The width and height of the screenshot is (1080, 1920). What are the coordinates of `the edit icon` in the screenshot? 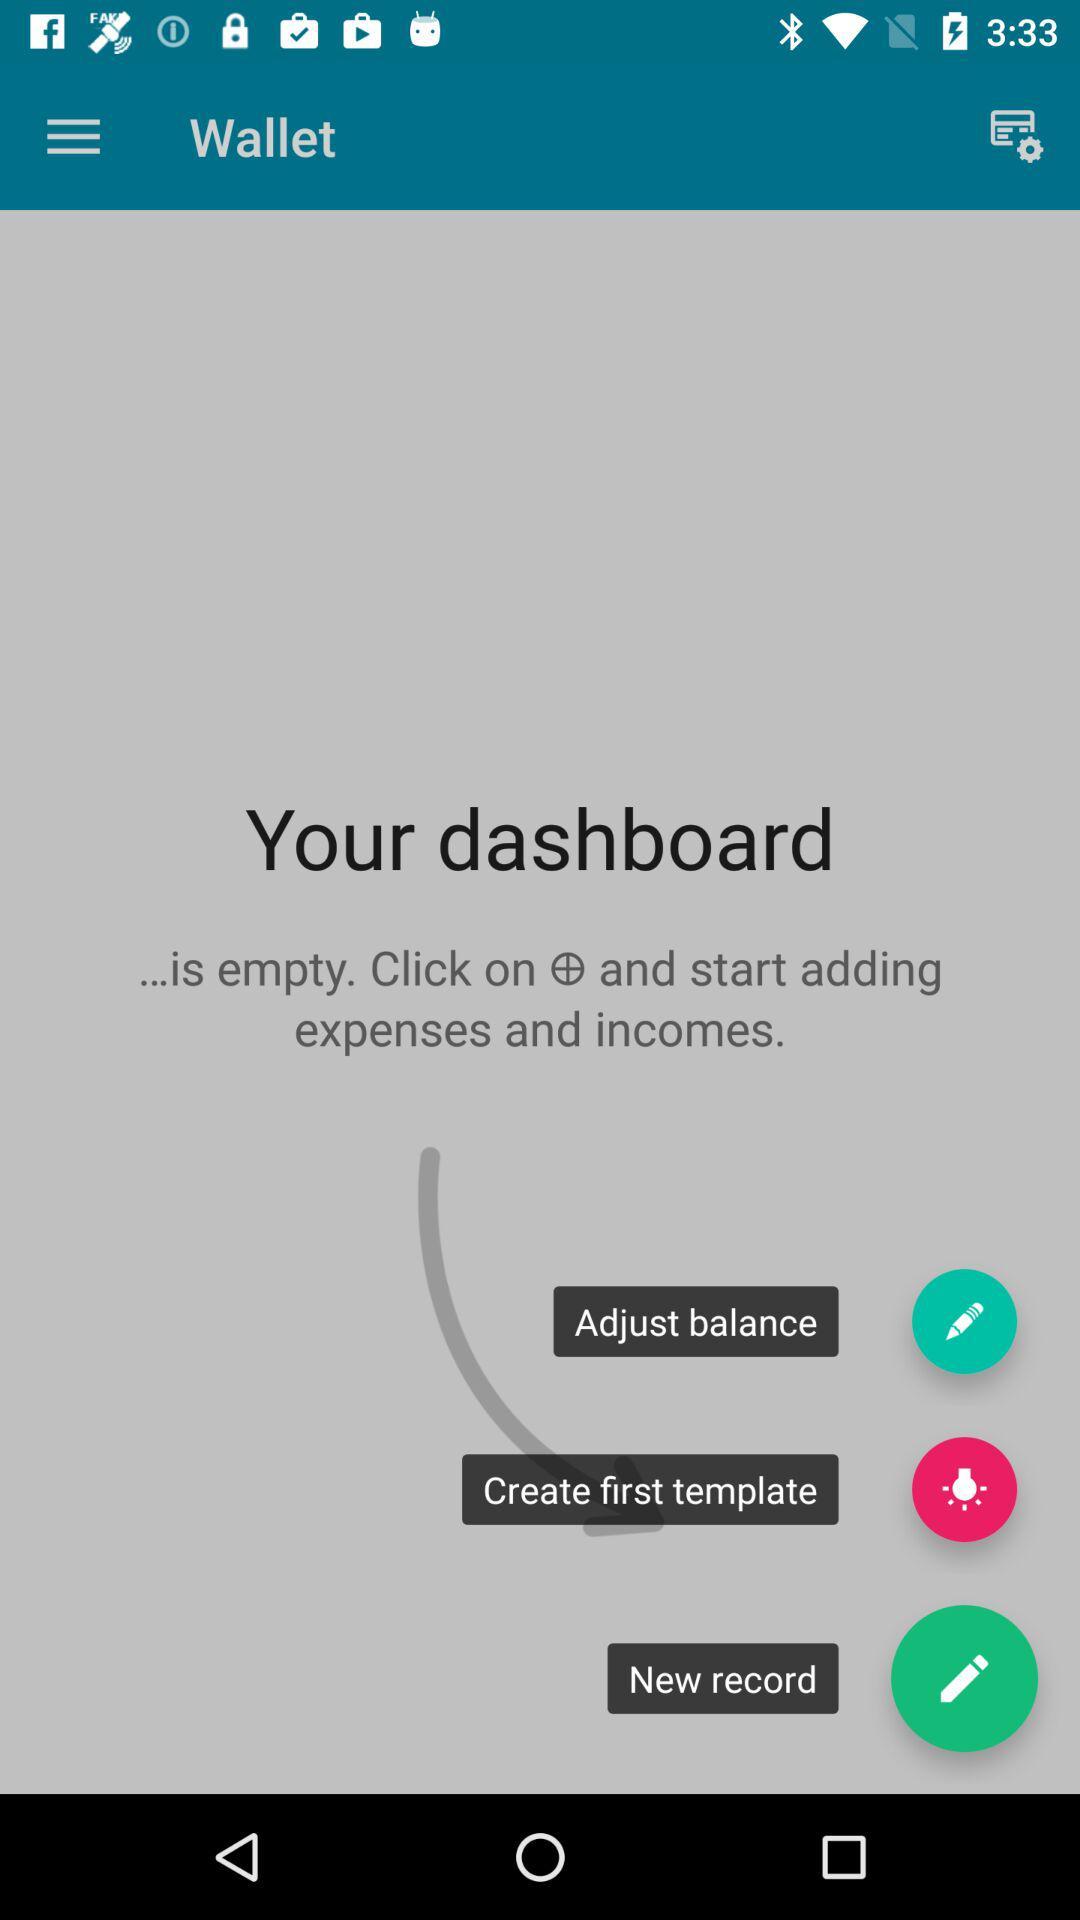 It's located at (963, 1321).